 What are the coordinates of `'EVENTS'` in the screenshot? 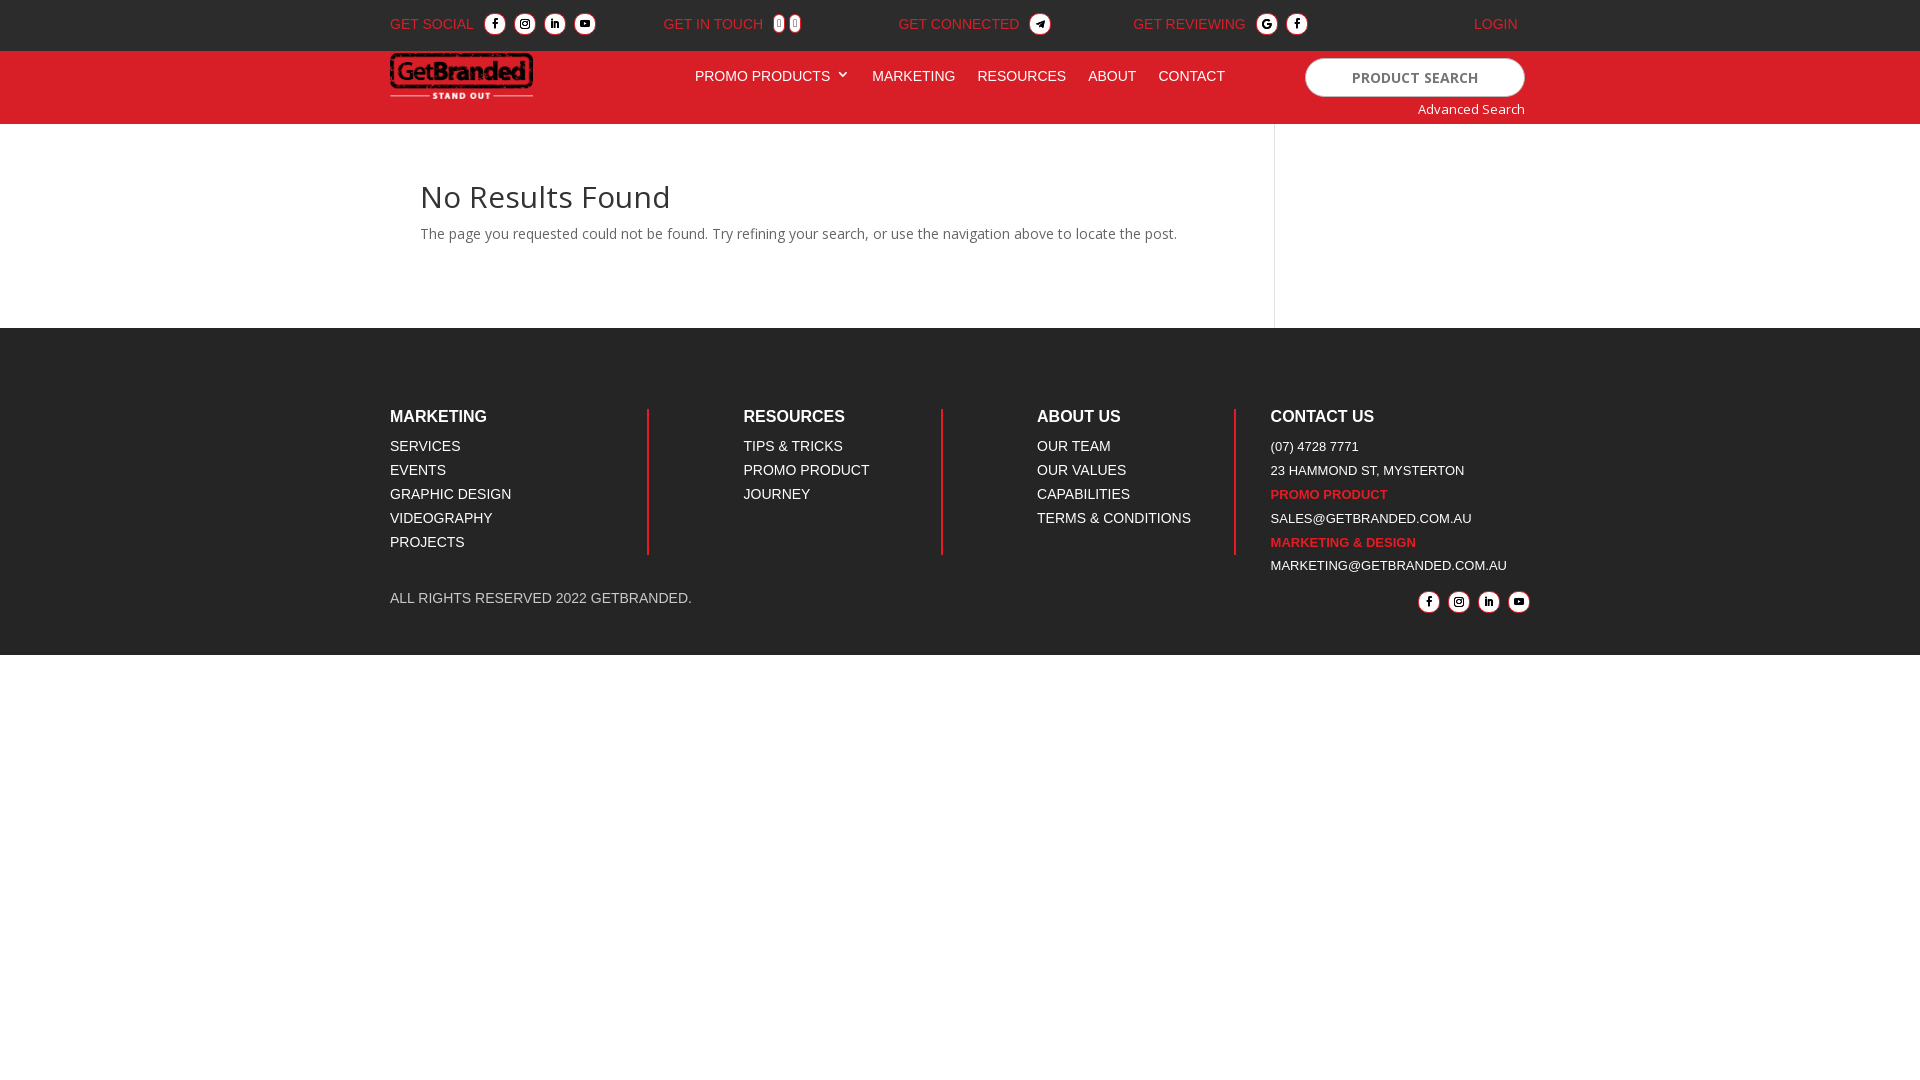 It's located at (416, 470).